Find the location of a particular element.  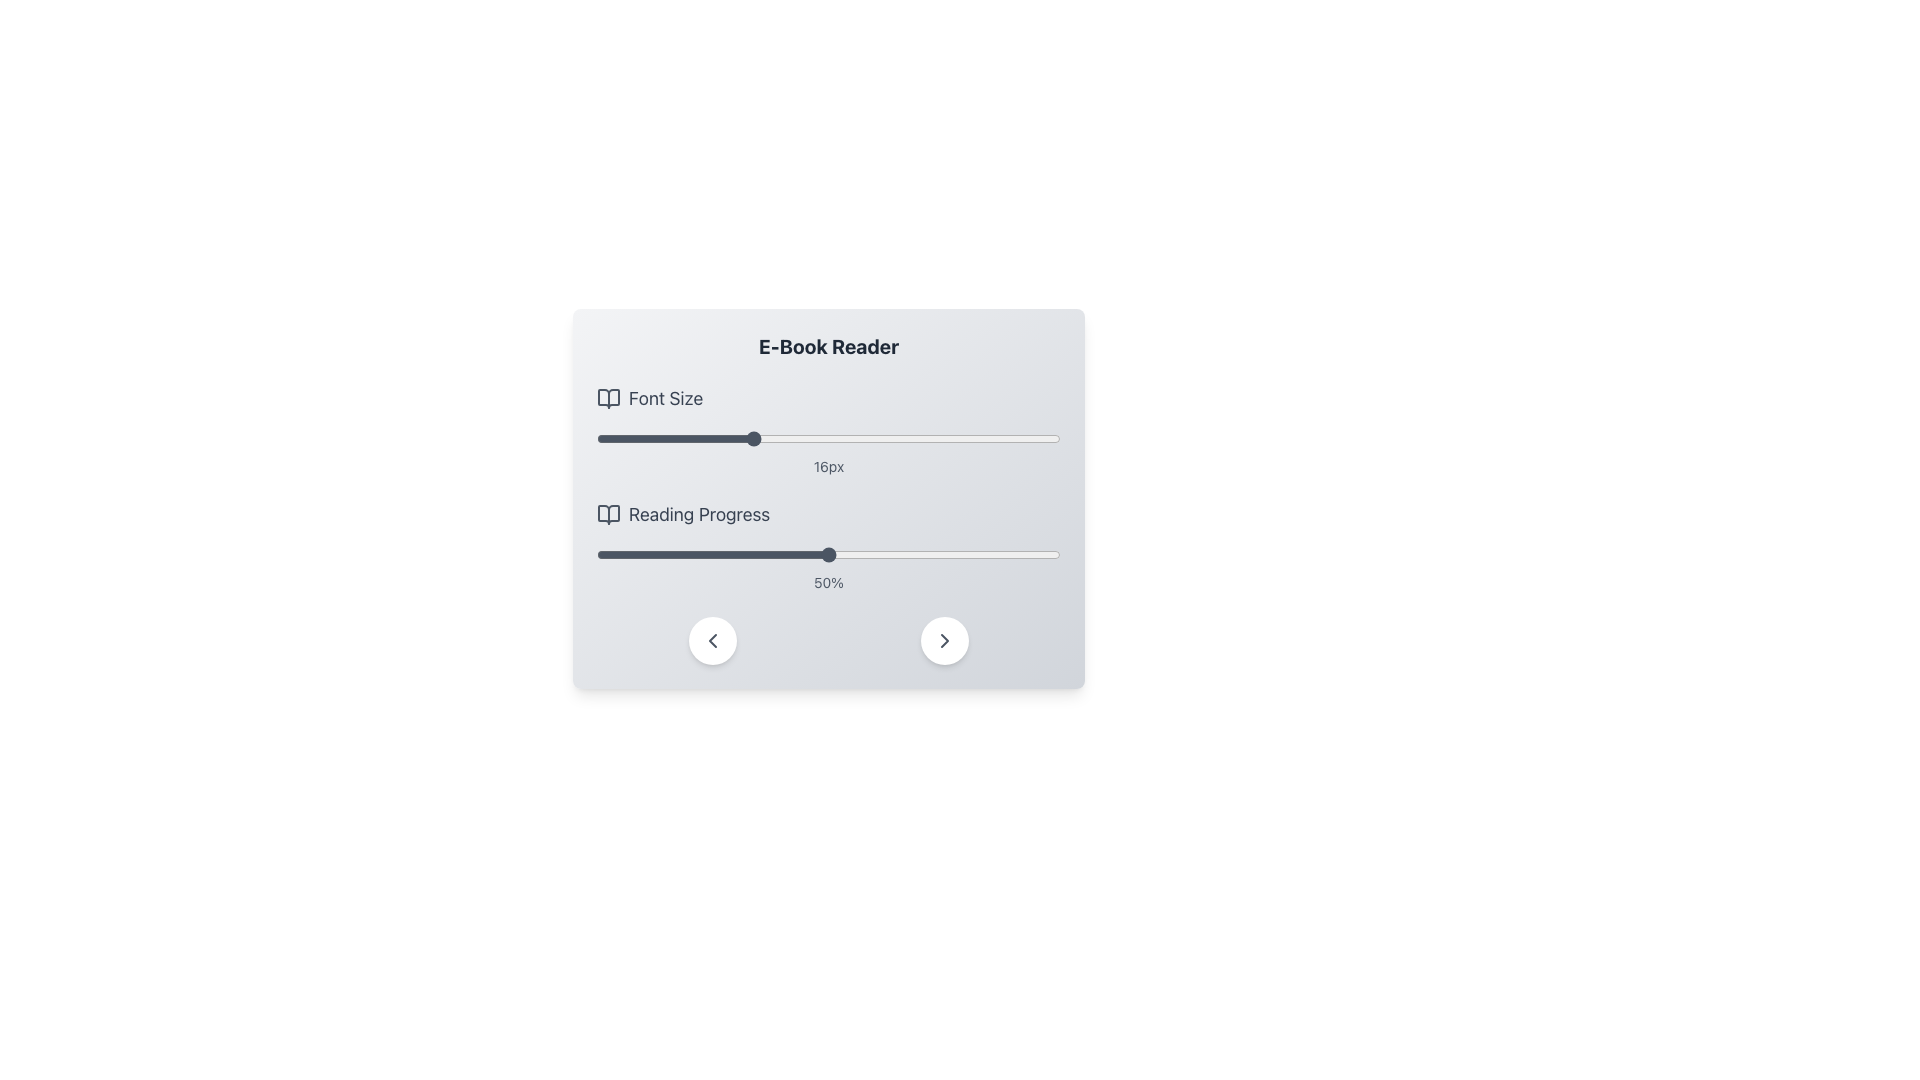

the open book icon located in the 'Font Size' section, positioned to the left of the 'Font Size' label text is located at coordinates (608, 398).